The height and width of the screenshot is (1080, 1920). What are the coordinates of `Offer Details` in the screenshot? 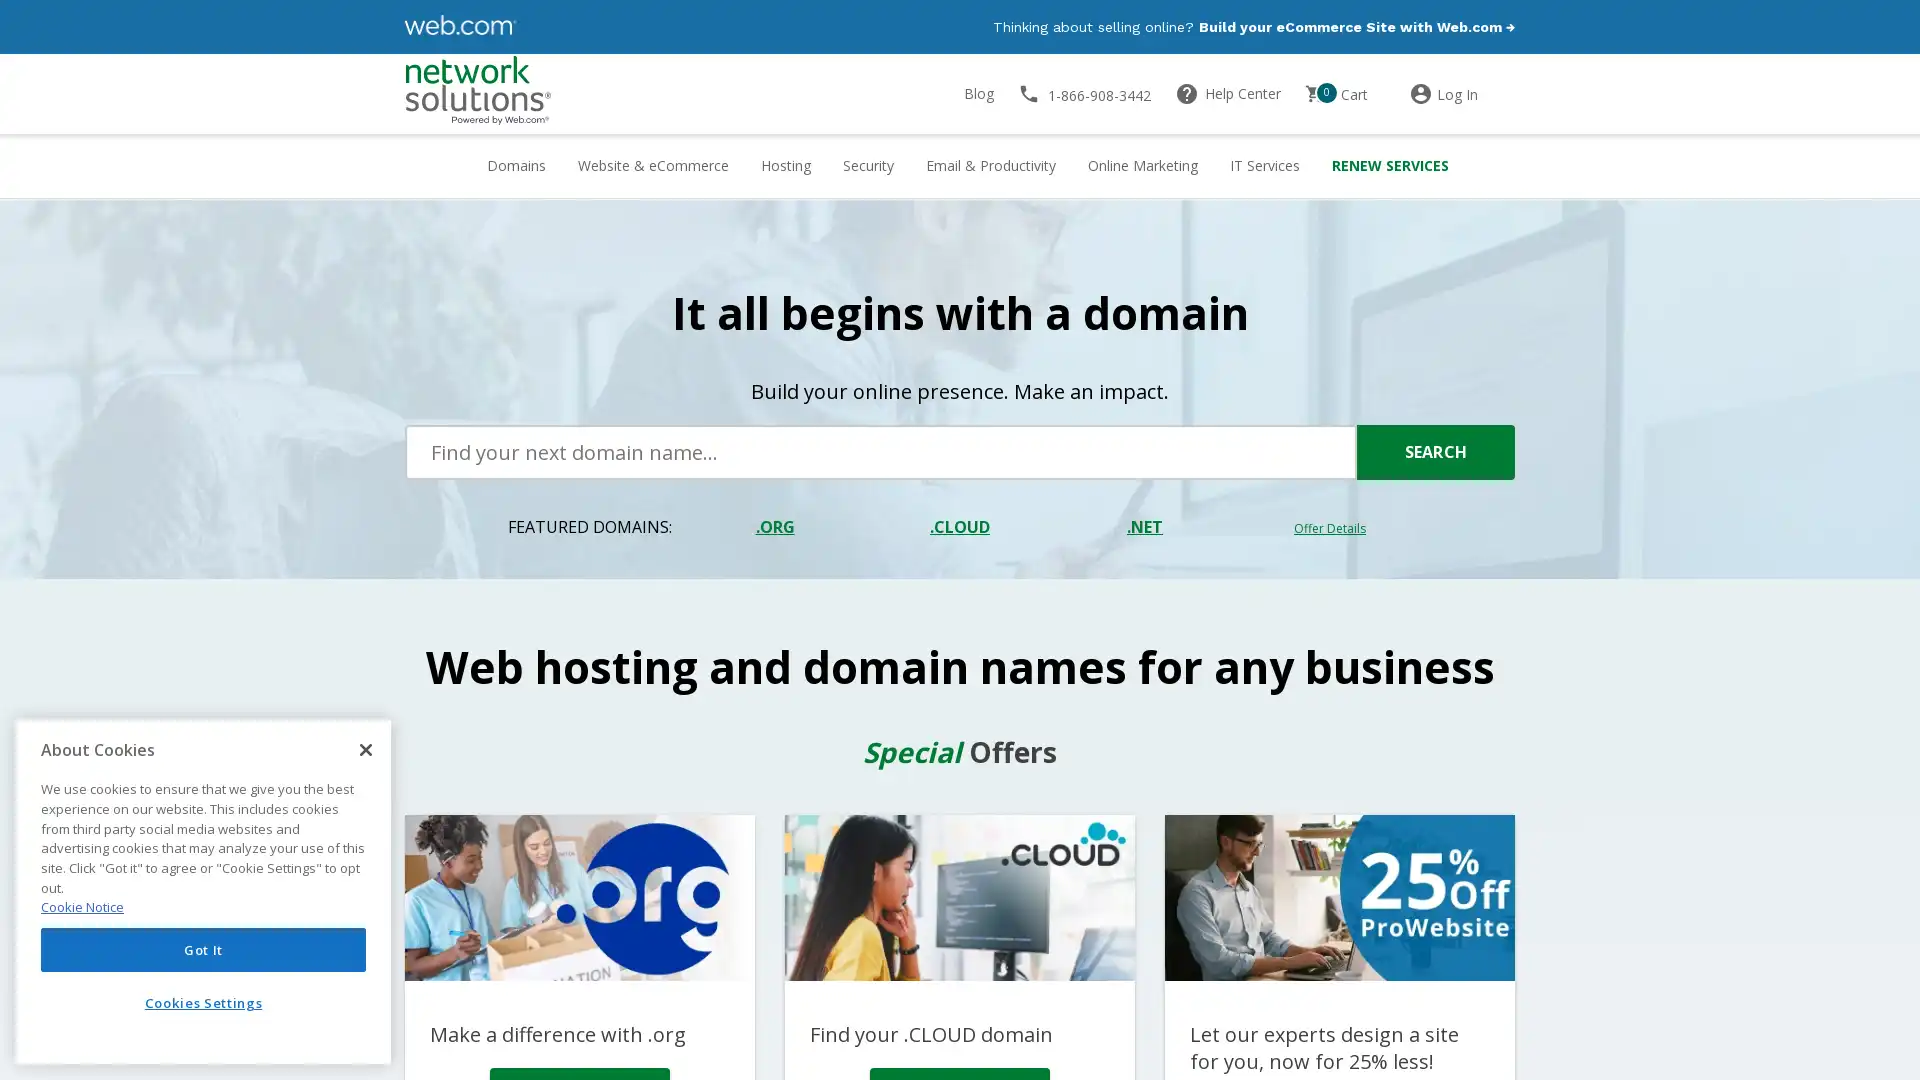 It's located at (1329, 527).